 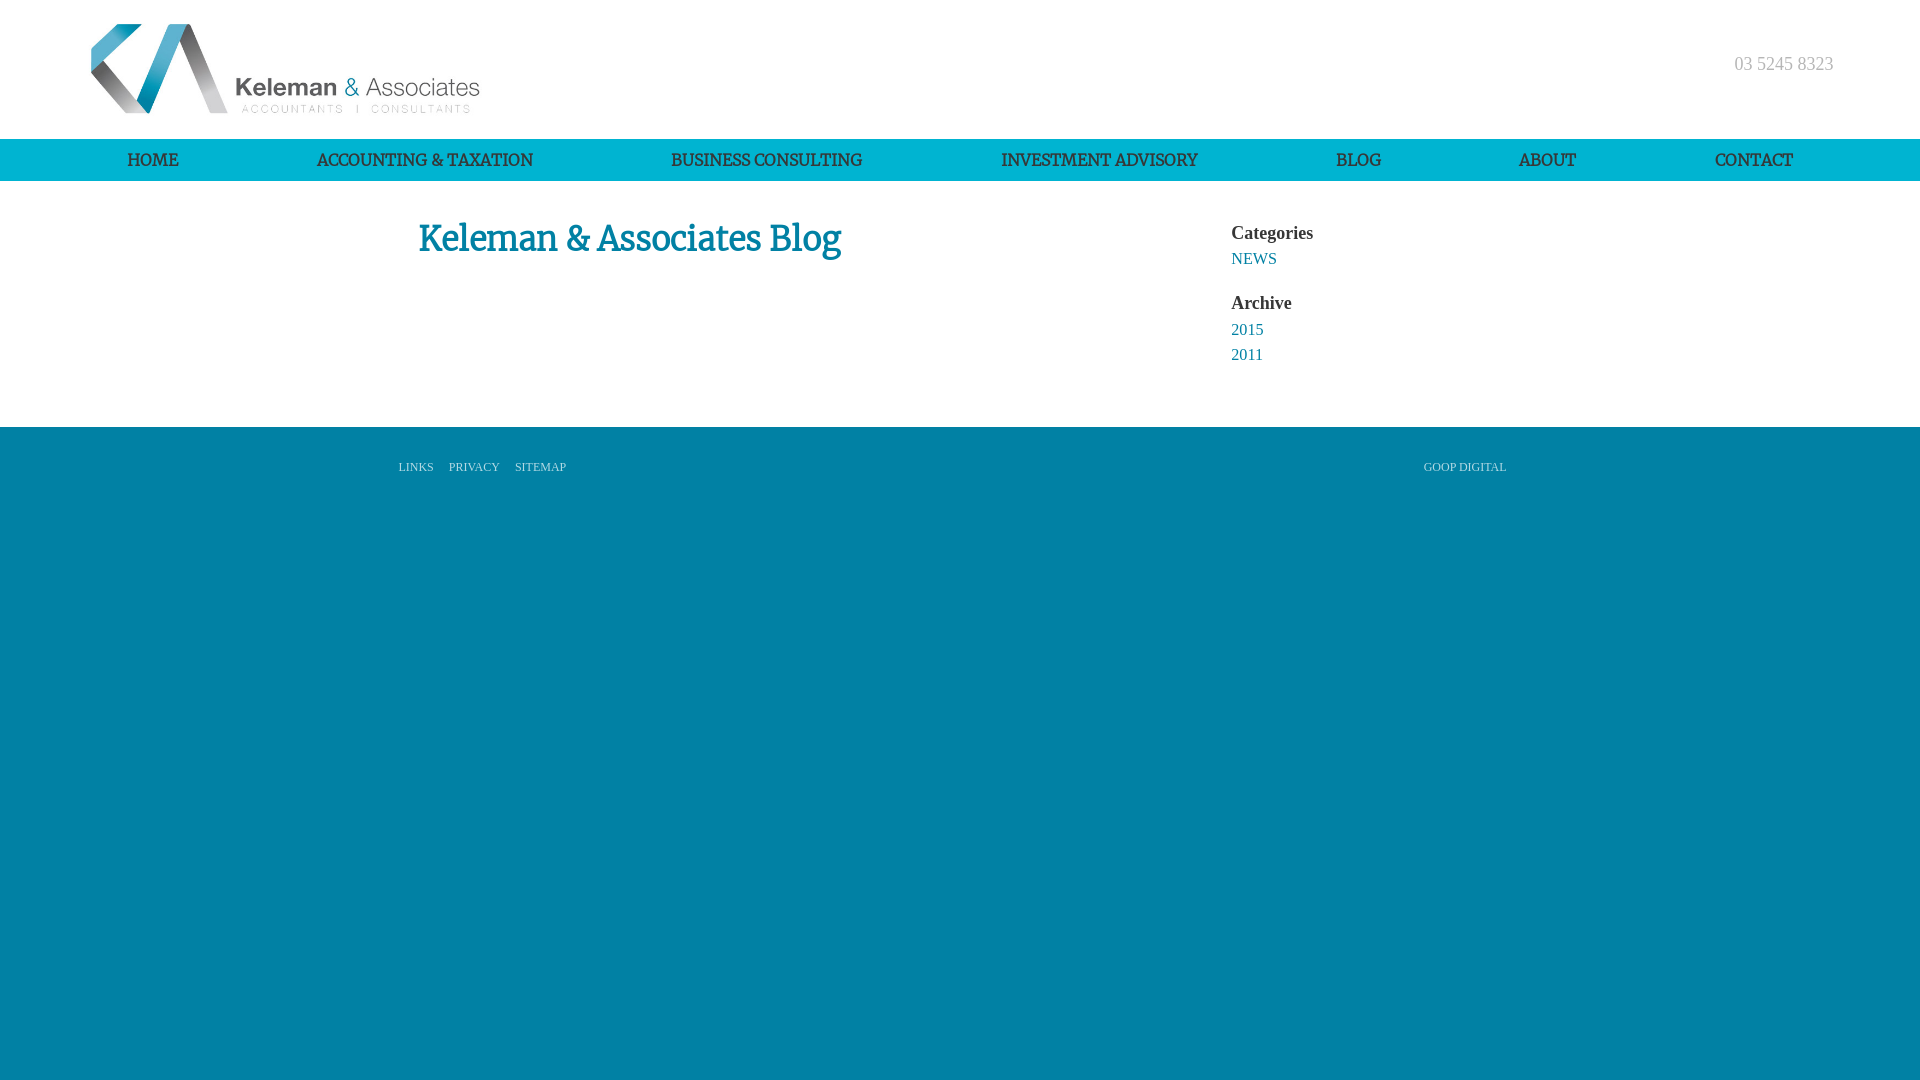 I want to click on 'PRIVACY', so click(x=473, y=466).